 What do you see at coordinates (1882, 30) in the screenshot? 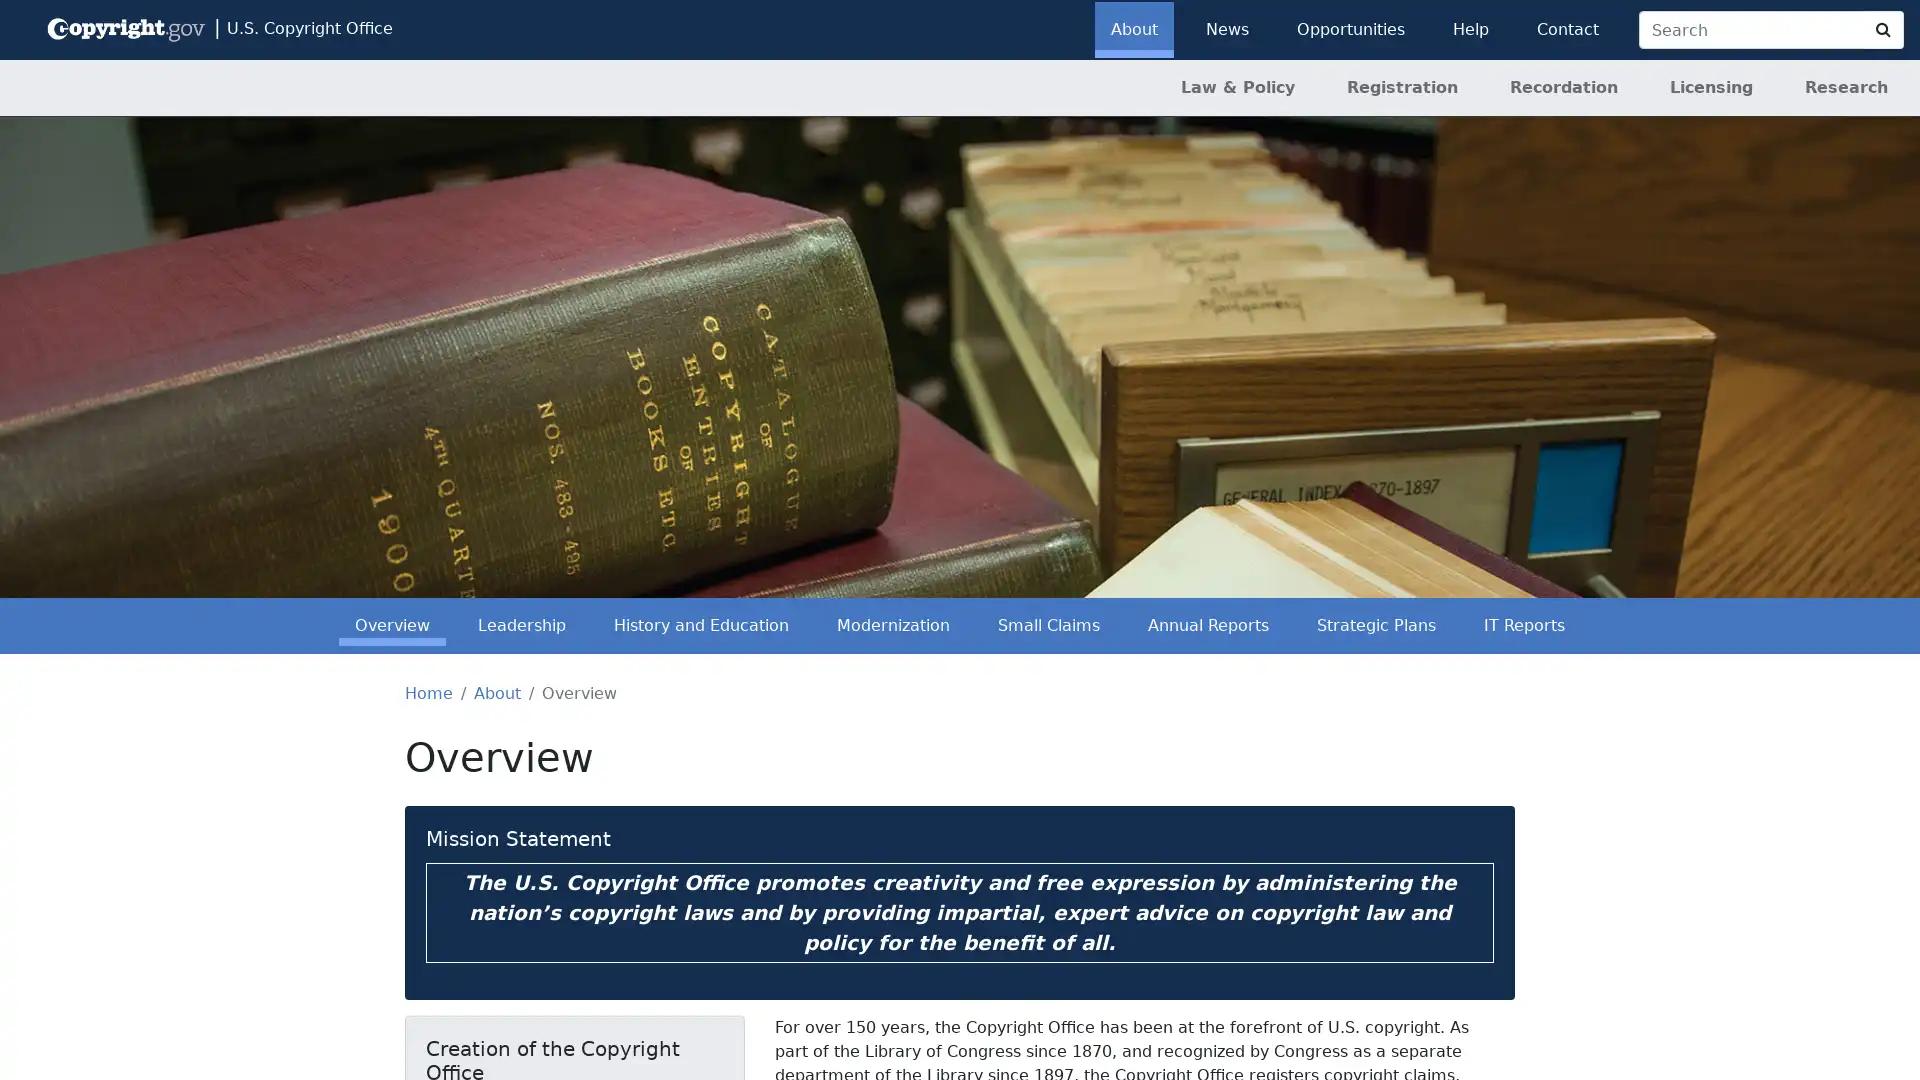
I see `Search Copyright.gov` at bounding box center [1882, 30].